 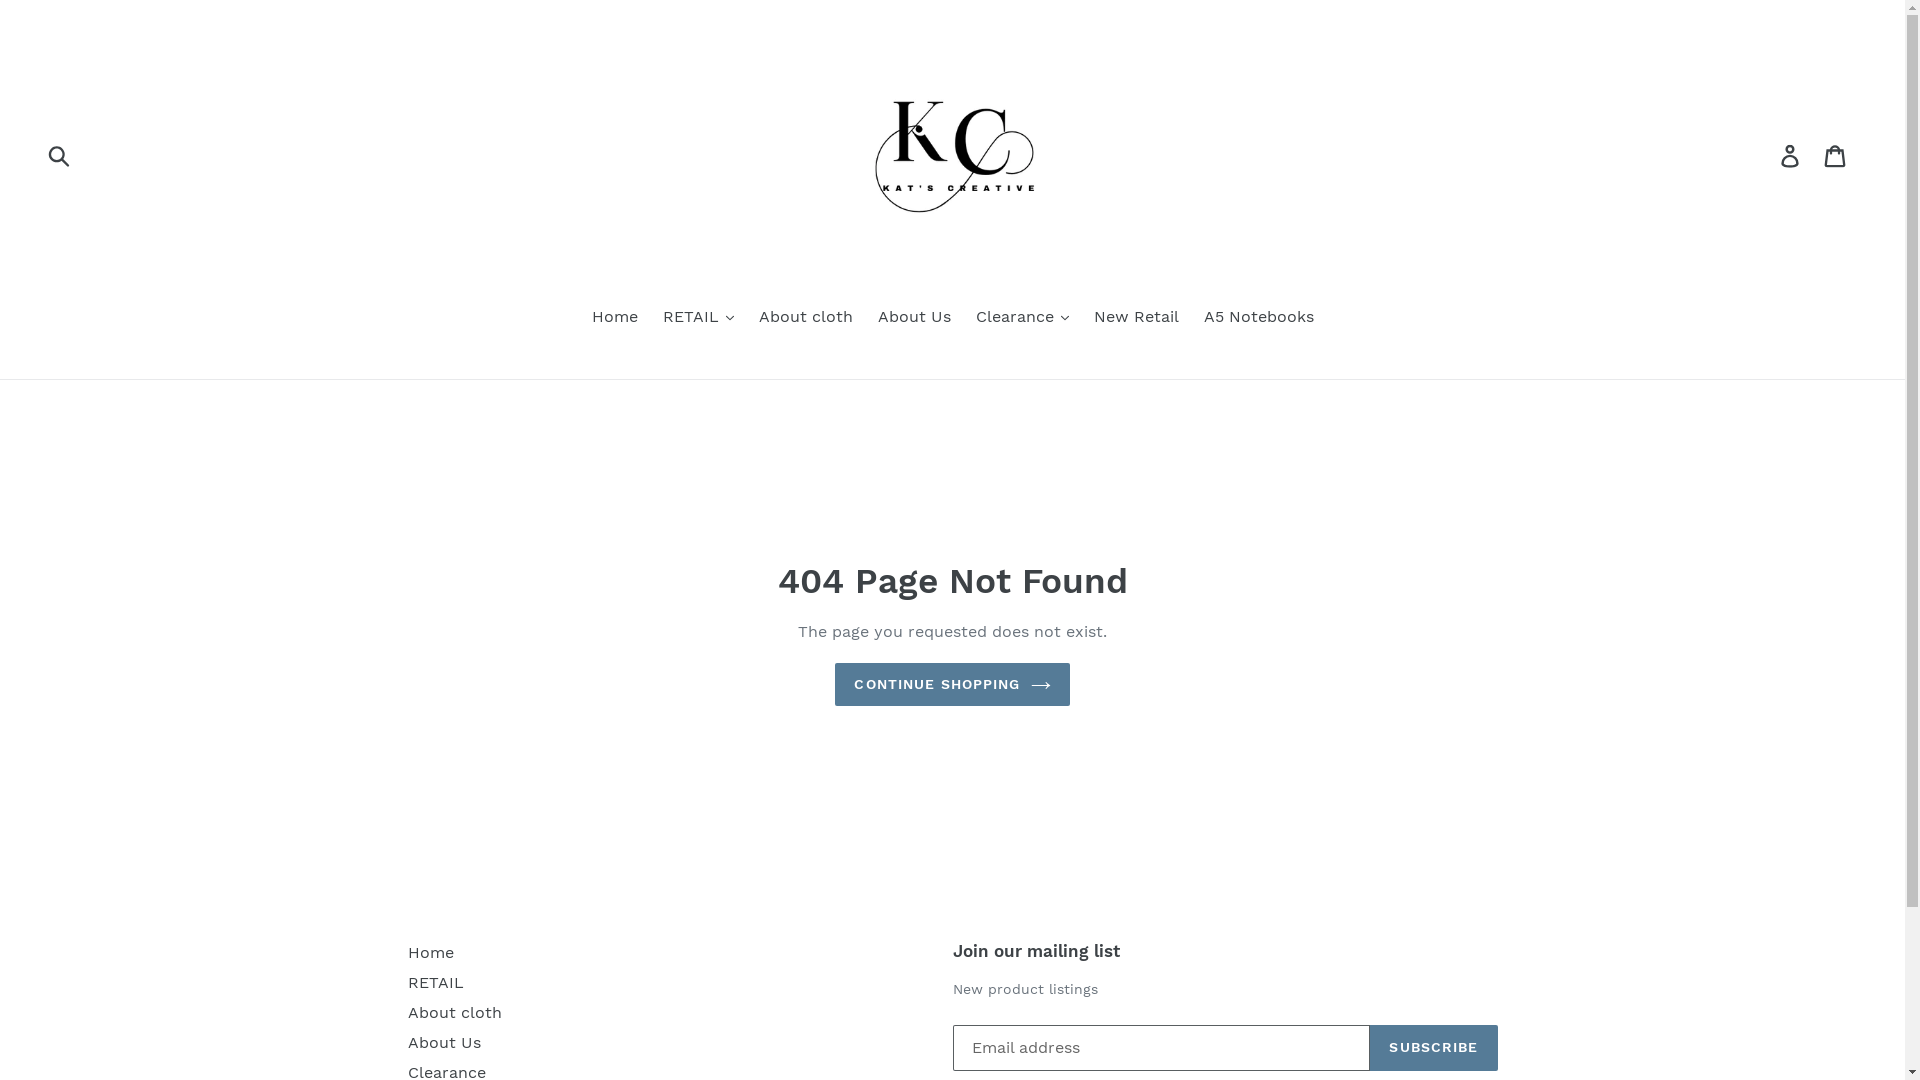 What do you see at coordinates (1791, 154) in the screenshot?
I see `'Log in'` at bounding box center [1791, 154].